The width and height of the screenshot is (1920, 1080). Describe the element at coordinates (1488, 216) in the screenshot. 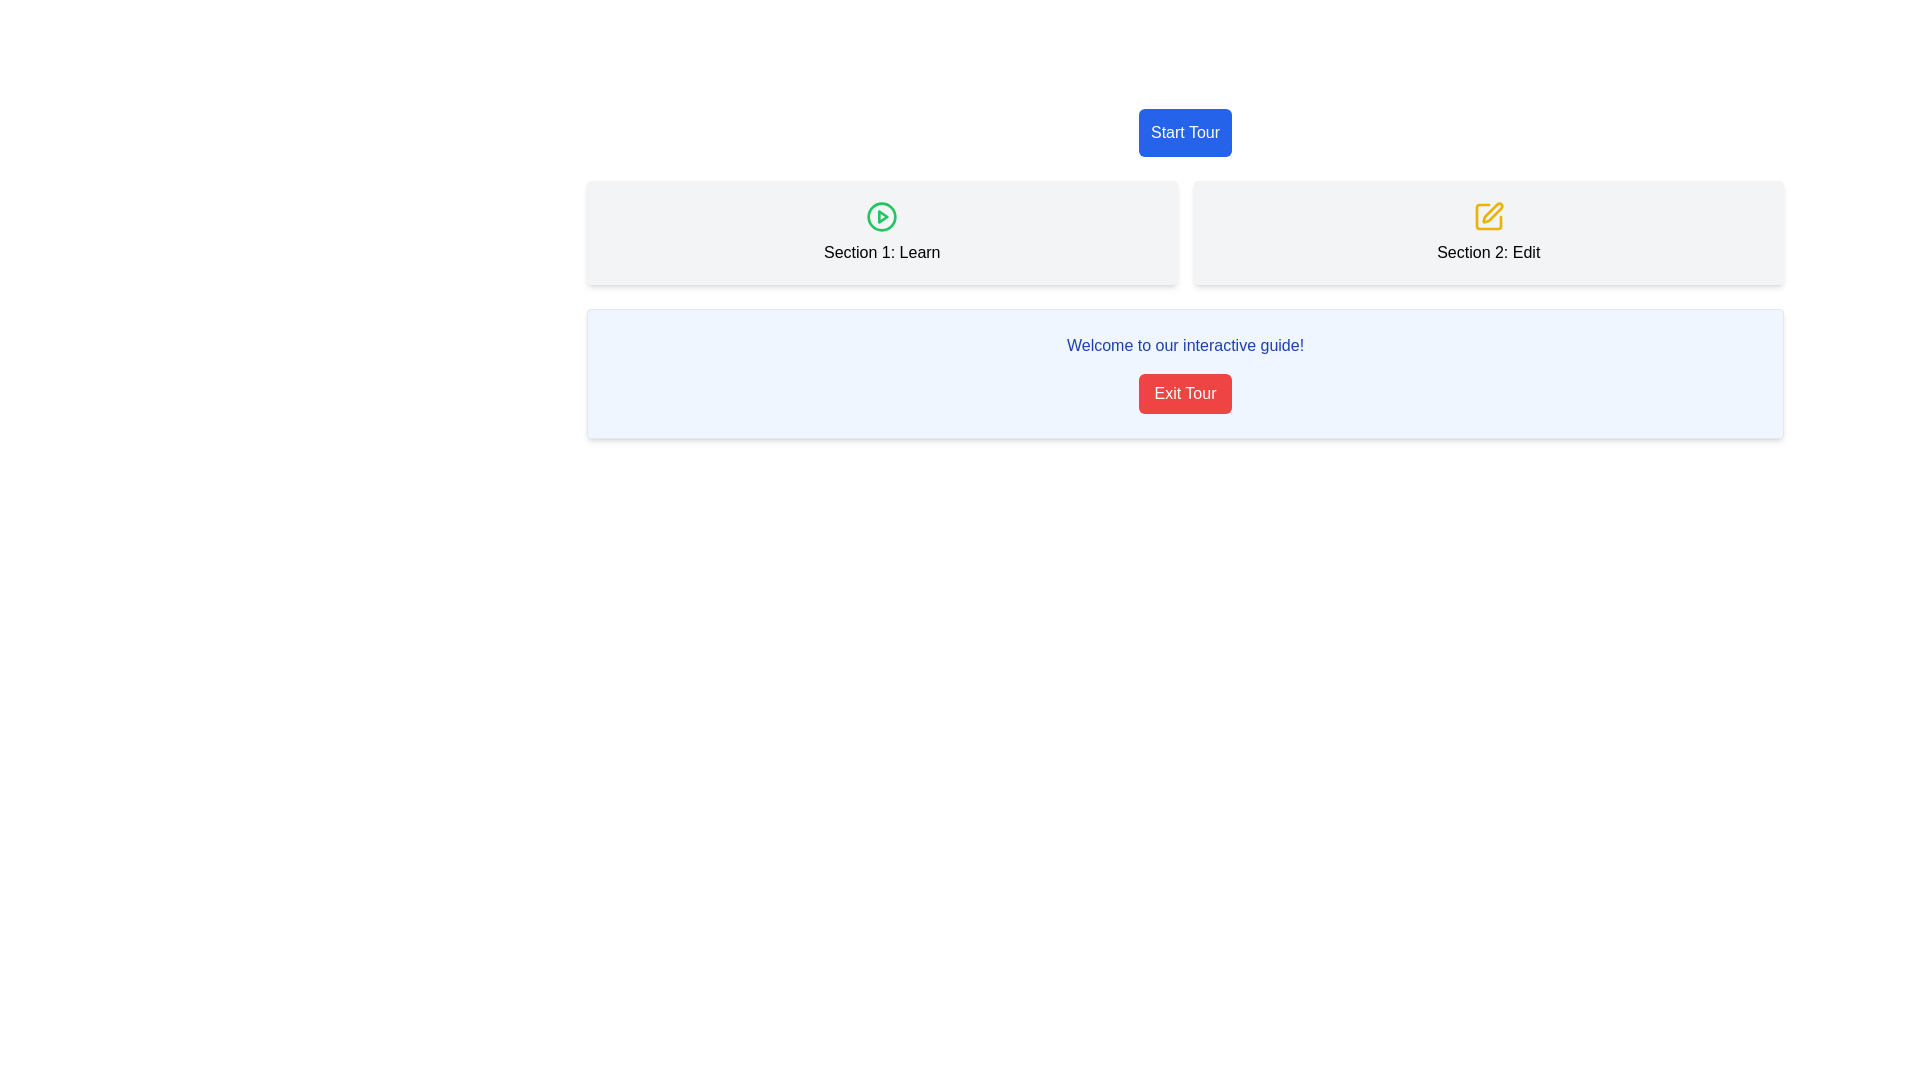

I see `the edit icon for 'Section 2: Edit', which is located at the top of the rightmost card in the row of two cards` at that location.